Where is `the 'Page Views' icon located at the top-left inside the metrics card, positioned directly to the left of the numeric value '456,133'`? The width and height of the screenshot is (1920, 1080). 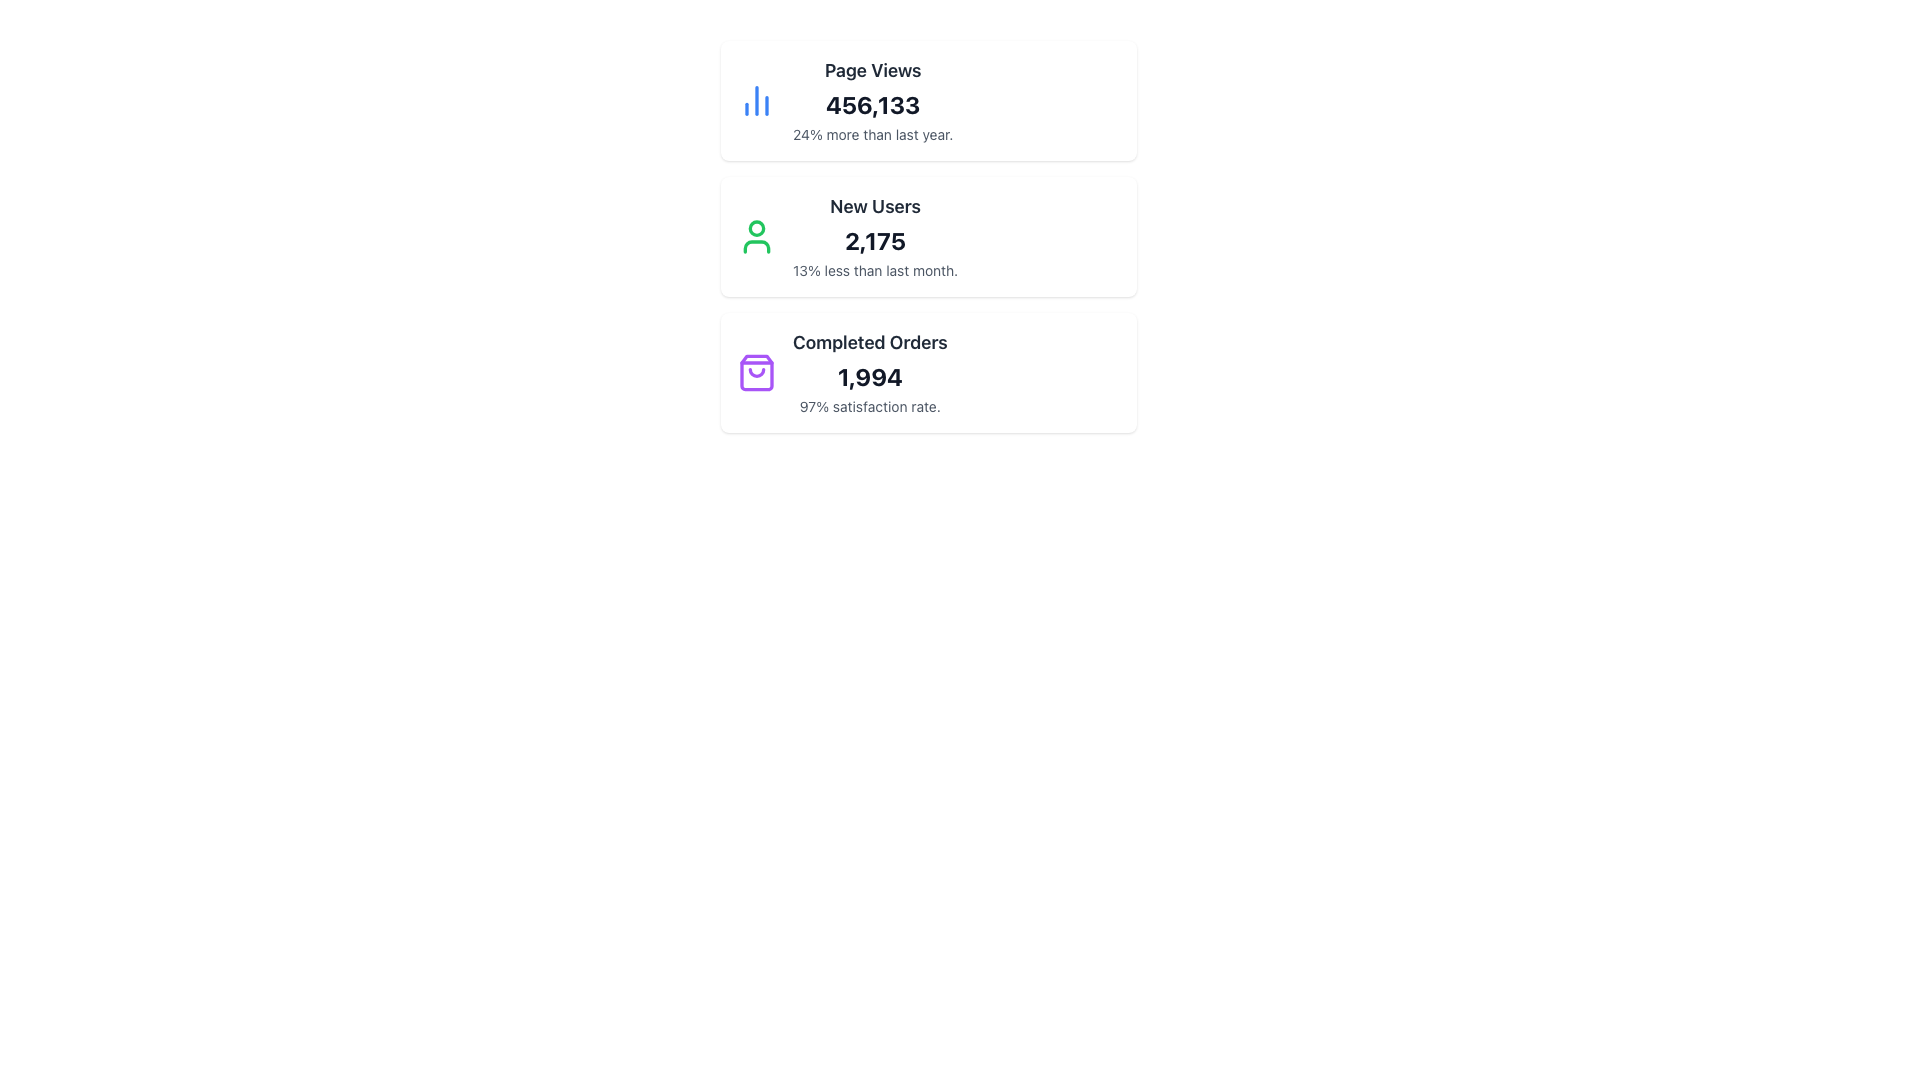 the 'Page Views' icon located at the top-left inside the metrics card, positioned directly to the left of the numeric value '456,133' is located at coordinates (756, 100).